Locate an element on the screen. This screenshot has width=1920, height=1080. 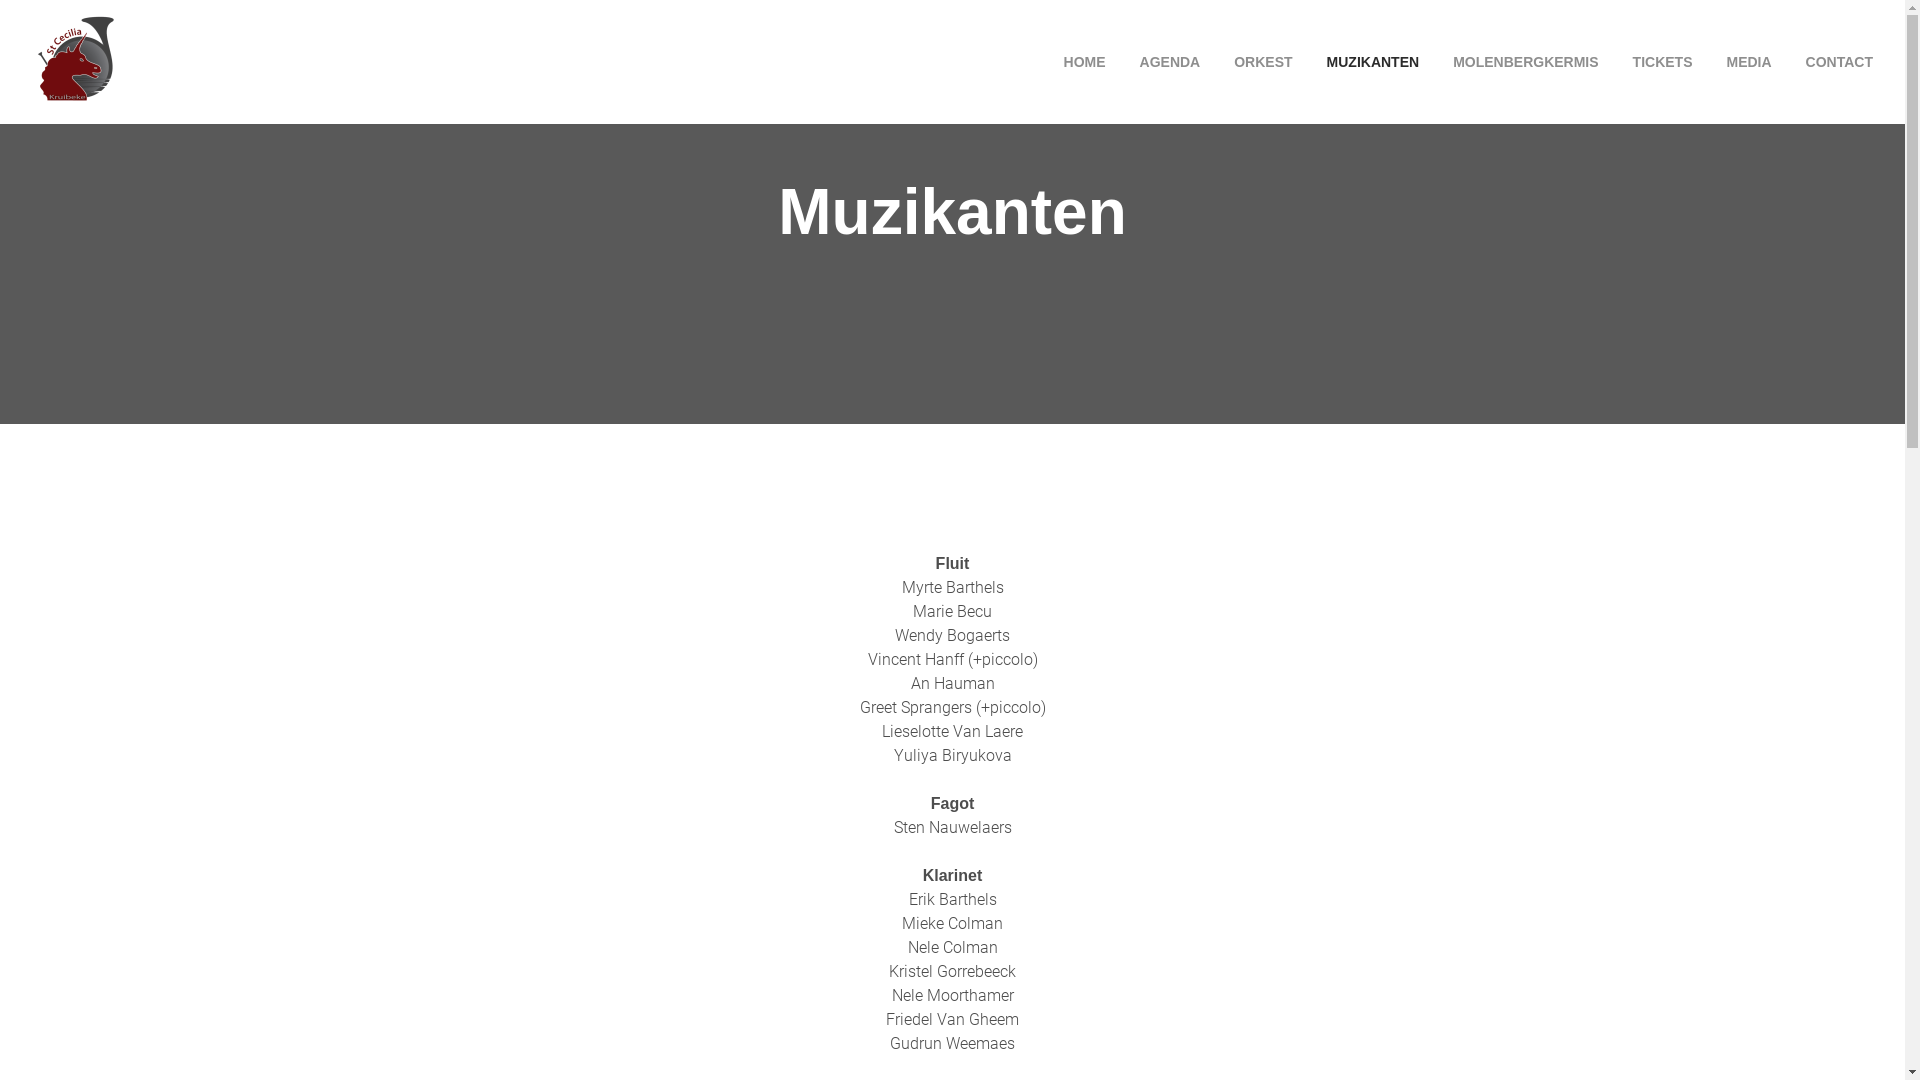
'MUZIKANTEN' is located at coordinates (1311, 60).